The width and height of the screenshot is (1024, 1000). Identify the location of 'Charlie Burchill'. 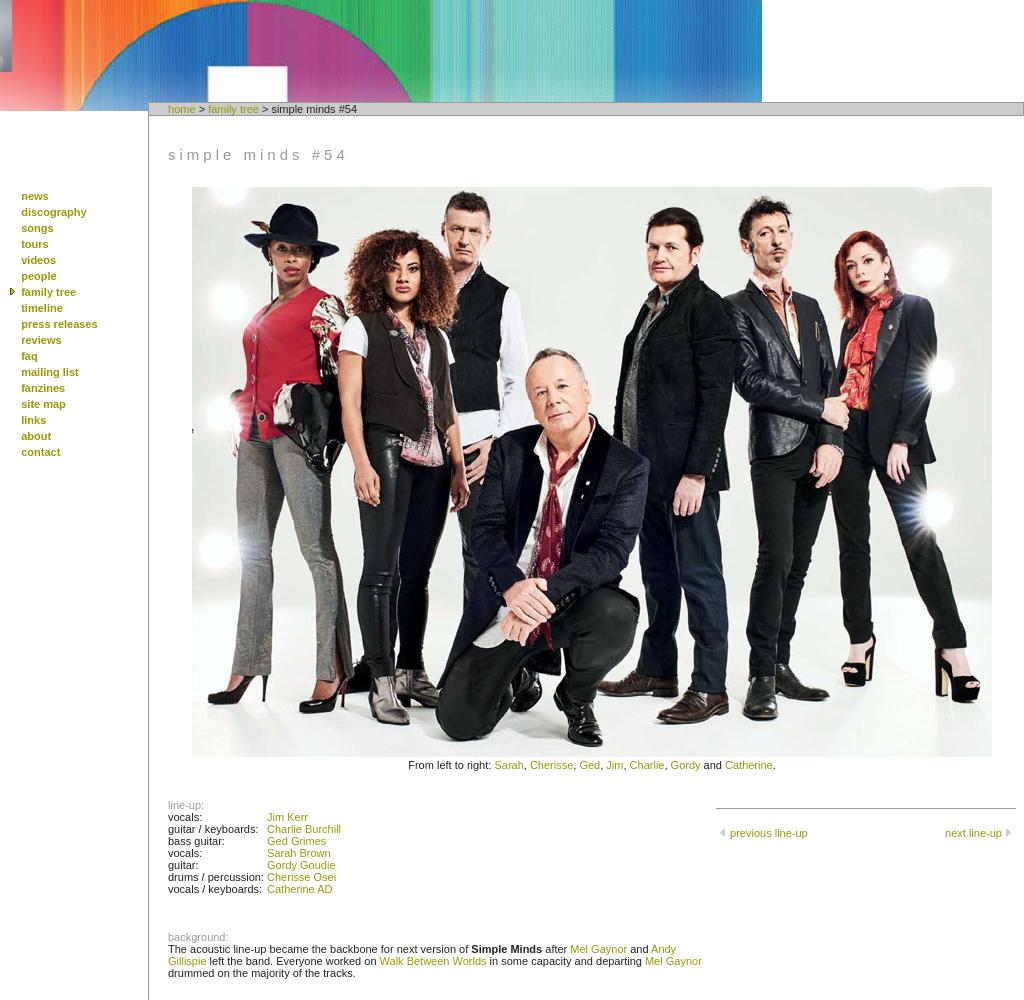
(303, 828).